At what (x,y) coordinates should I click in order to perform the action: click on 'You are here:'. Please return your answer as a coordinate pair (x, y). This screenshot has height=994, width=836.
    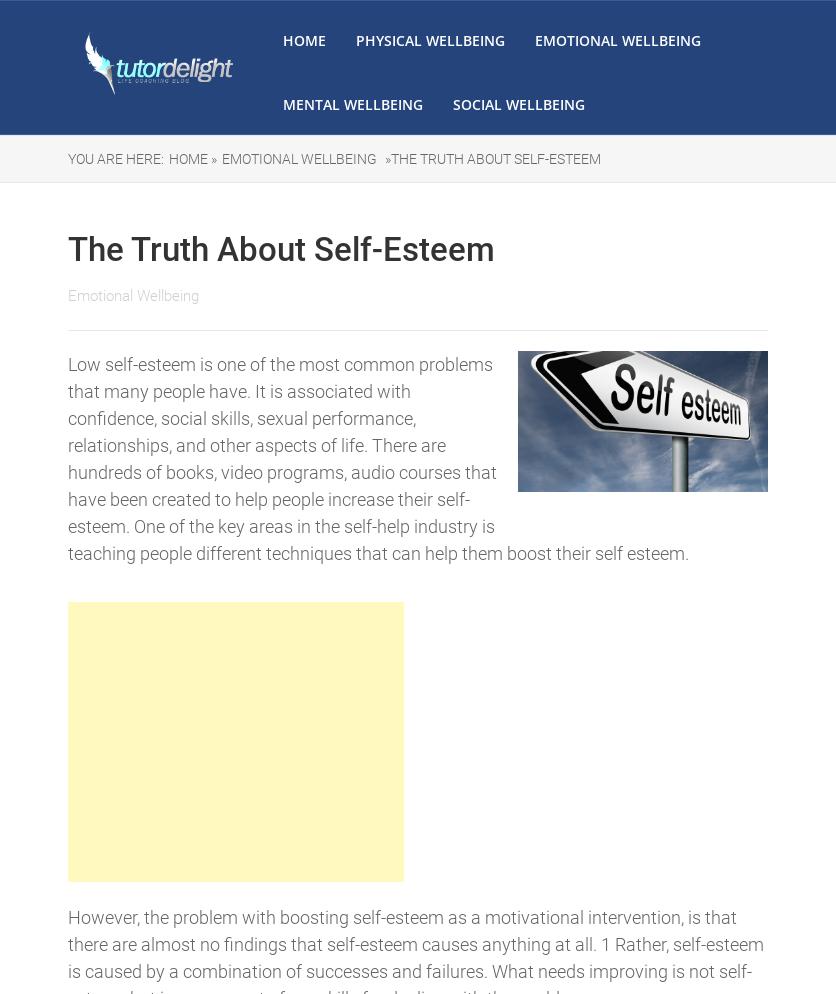
    Looking at the image, I should click on (115, 159).